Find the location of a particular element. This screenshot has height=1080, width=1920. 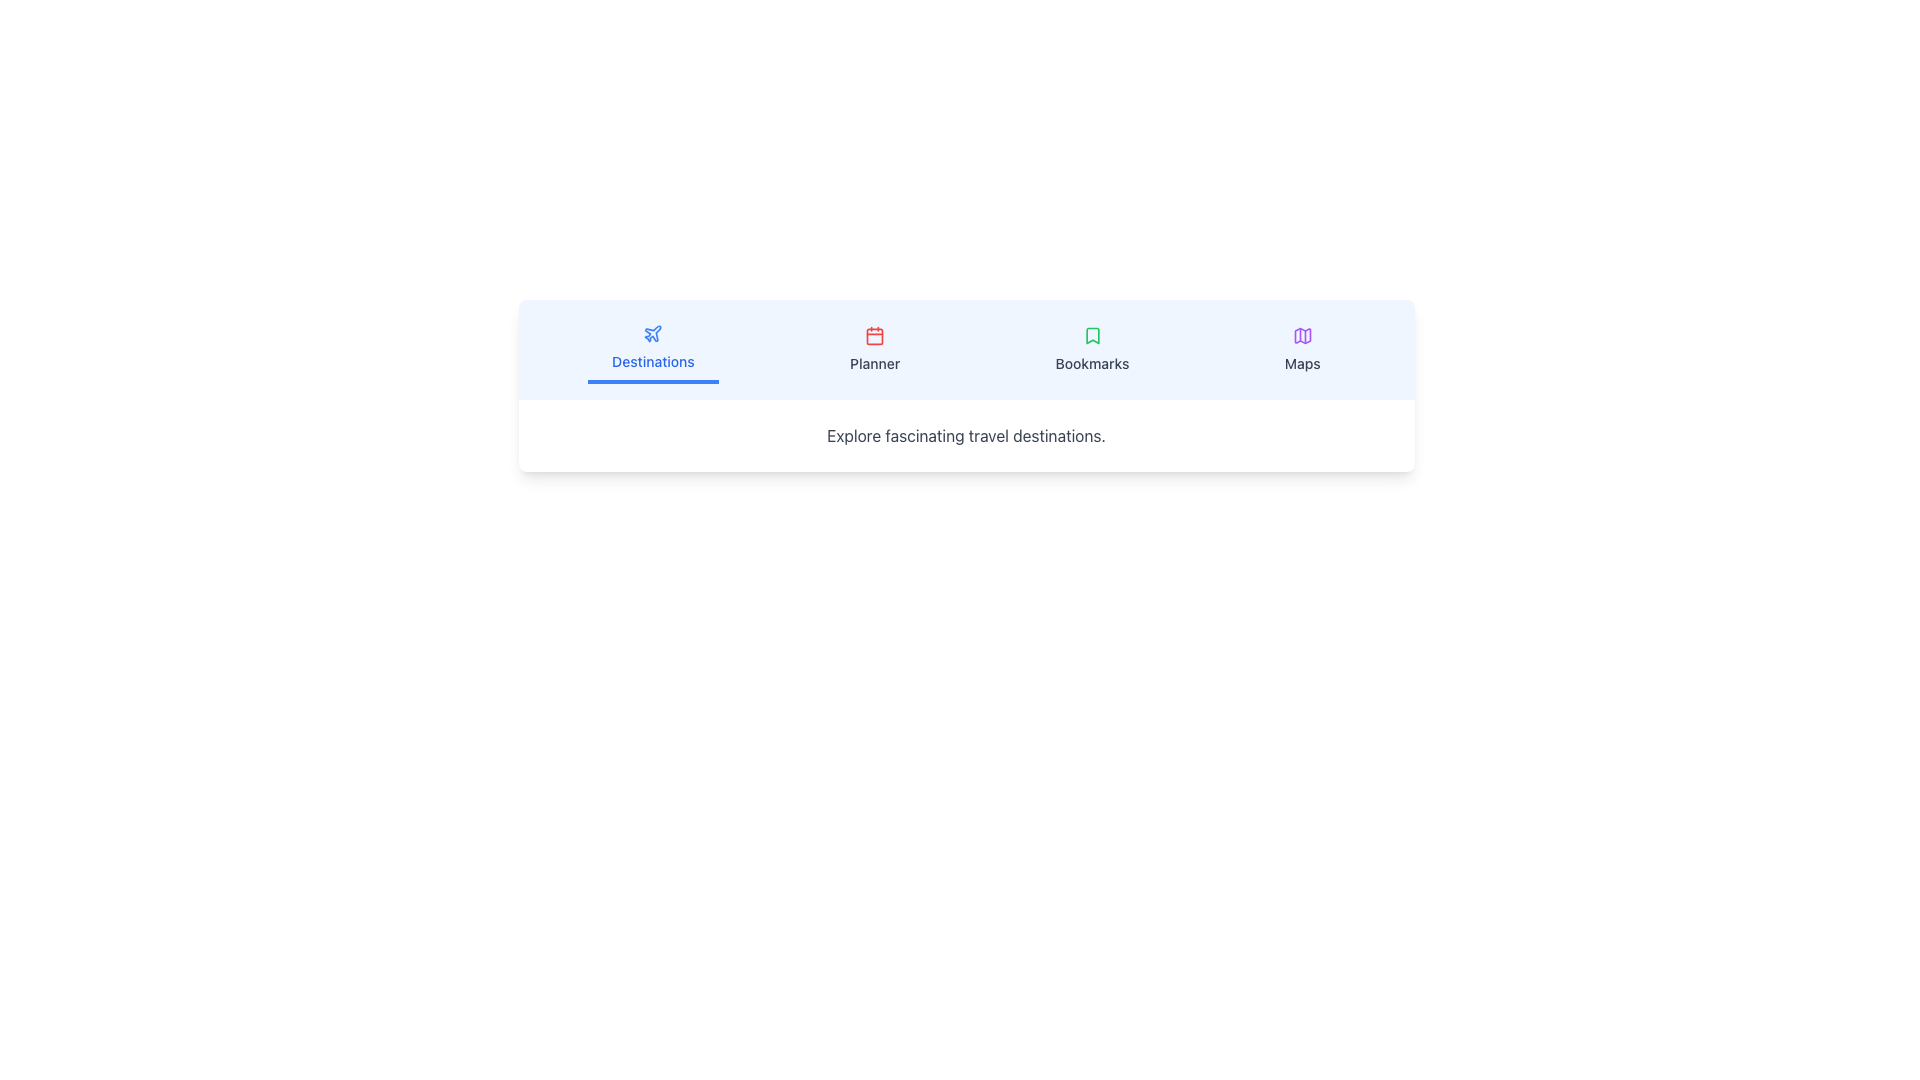

the purple map icon button labeled 'Maps' in the navigation bar is located at coordinates (1302, 349).